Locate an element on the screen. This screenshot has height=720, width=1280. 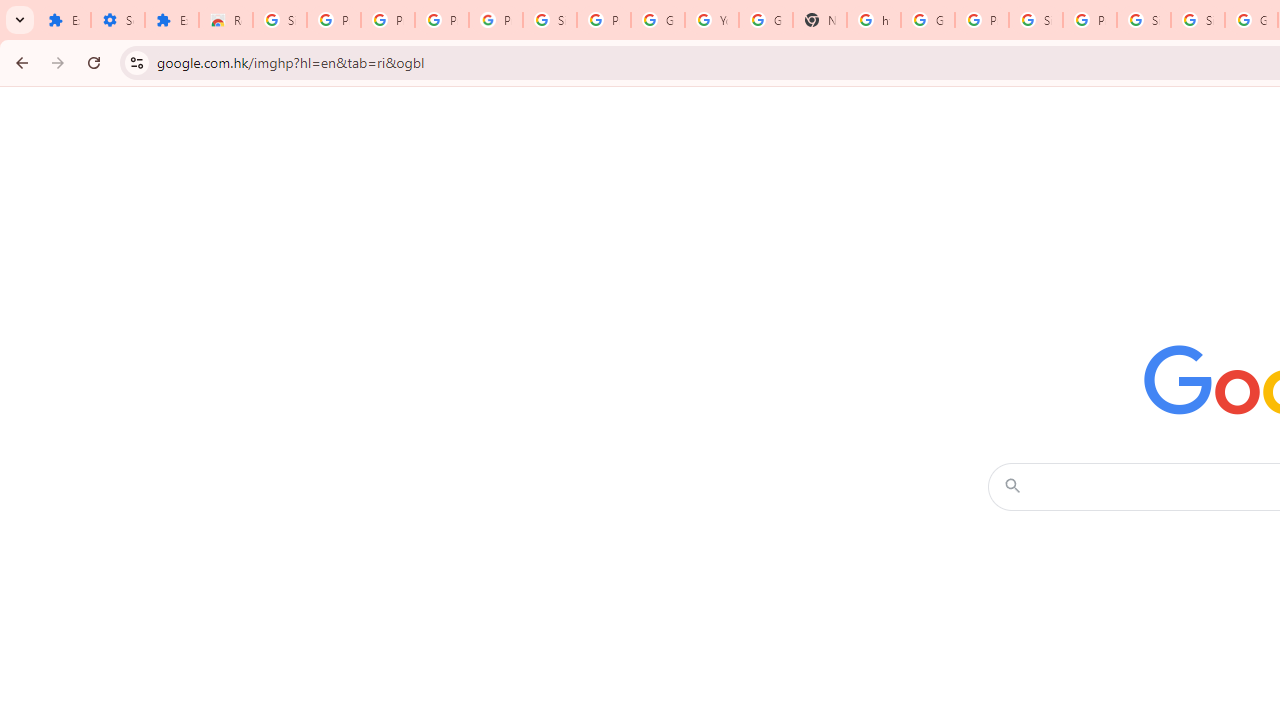
'Extensions' is located at coordinates (64, 20).